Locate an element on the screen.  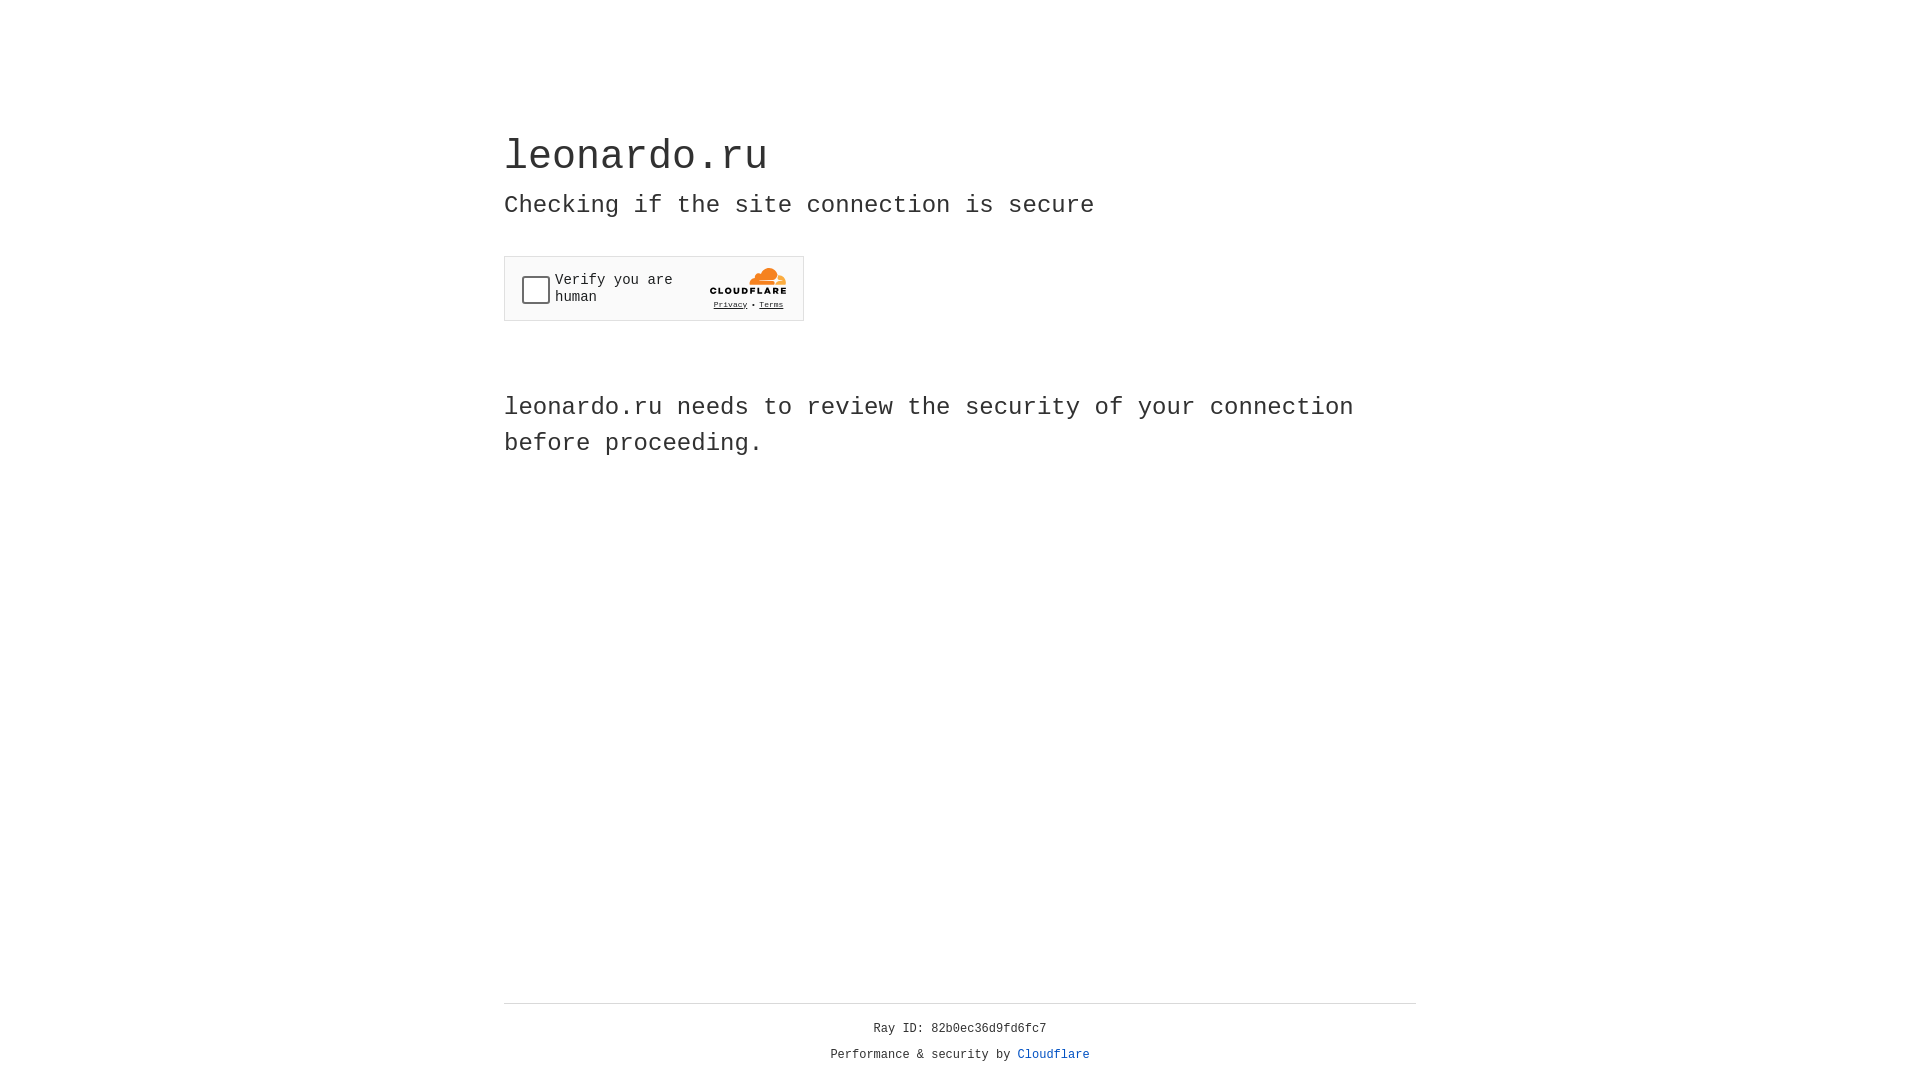
'Widget containing a Cloudflare security challenge' is located at coordinates (653, 288).